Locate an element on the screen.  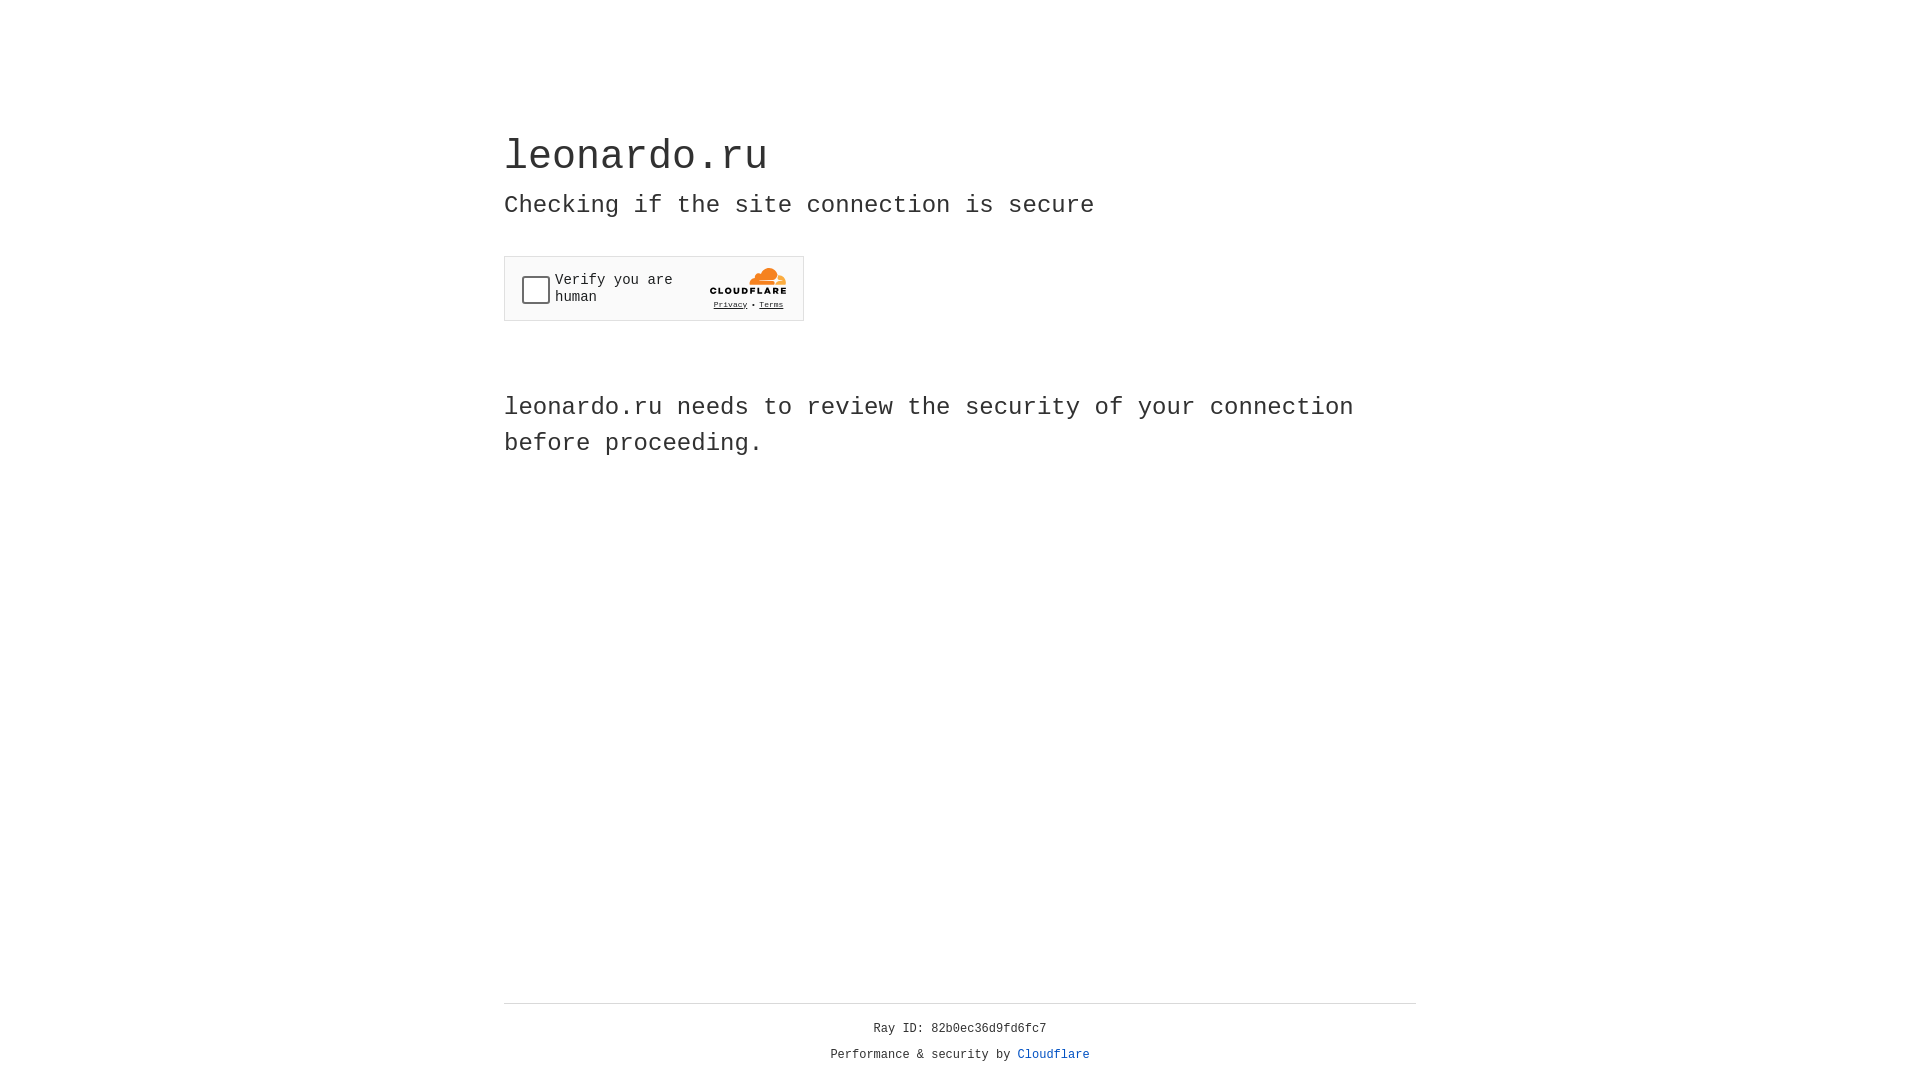
'Widget containing a Cloudflare security challenge' is located at coordinates (653, 288).